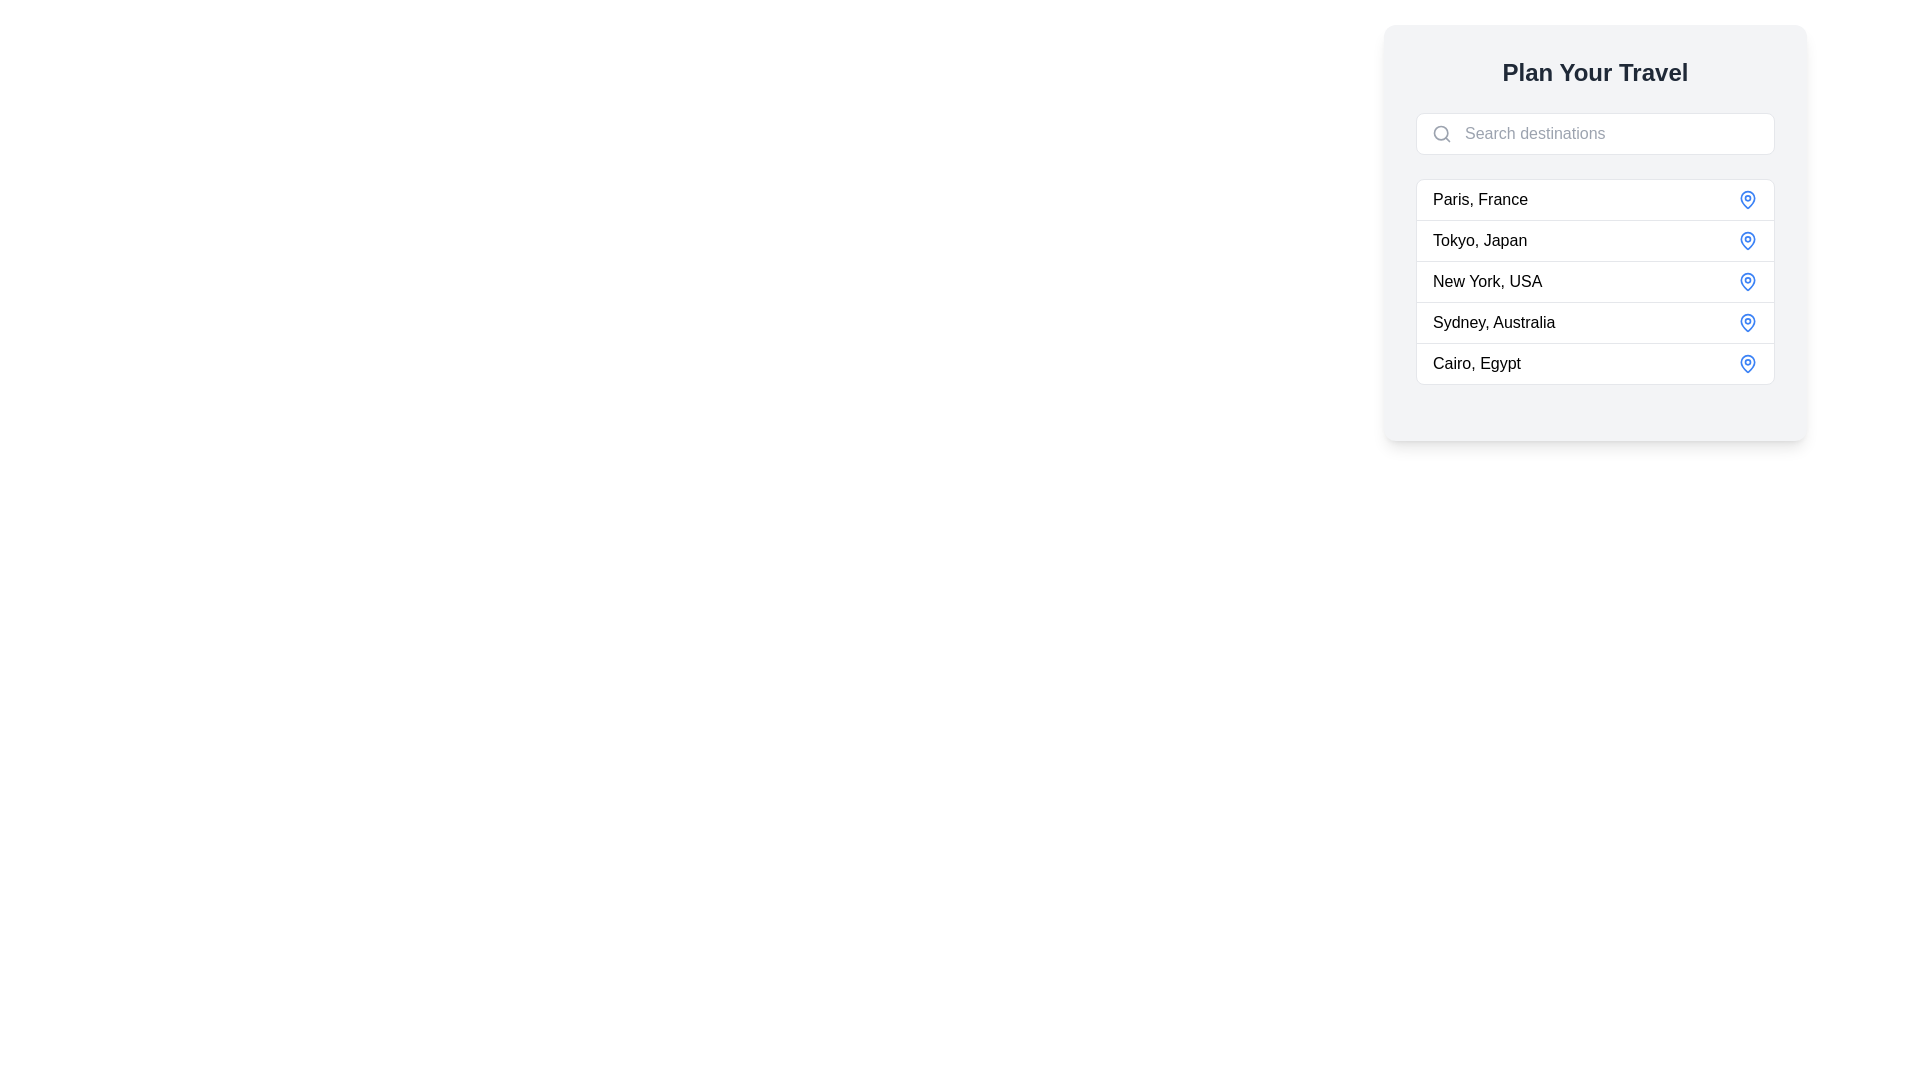  I want to click on the text label for 'Sydney, Australia', so click(1494, 322).